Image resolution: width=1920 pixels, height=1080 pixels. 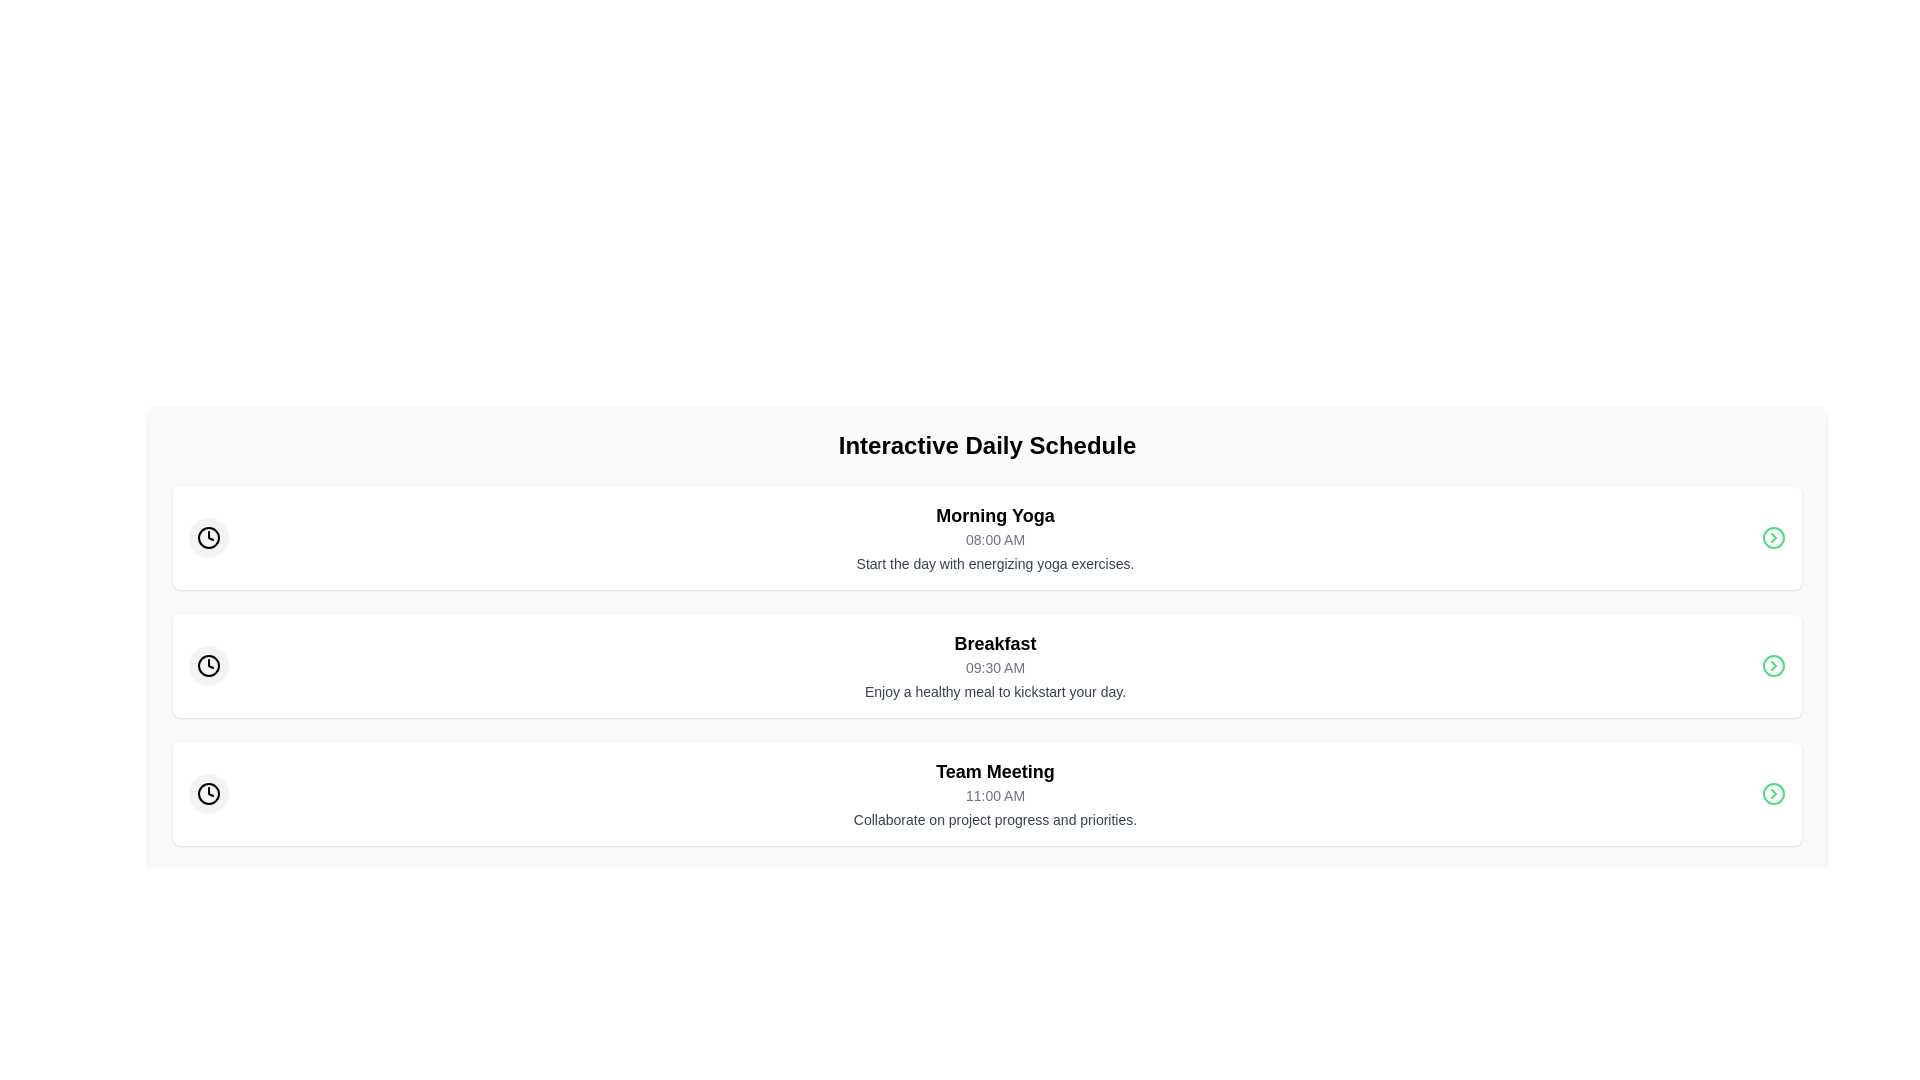 I want to click on the text display showing '11:00 AM', which is styled in a small gray font and positioned below the 'Team Meeting' title and above the descriptive text, so click(x=995, y=794).